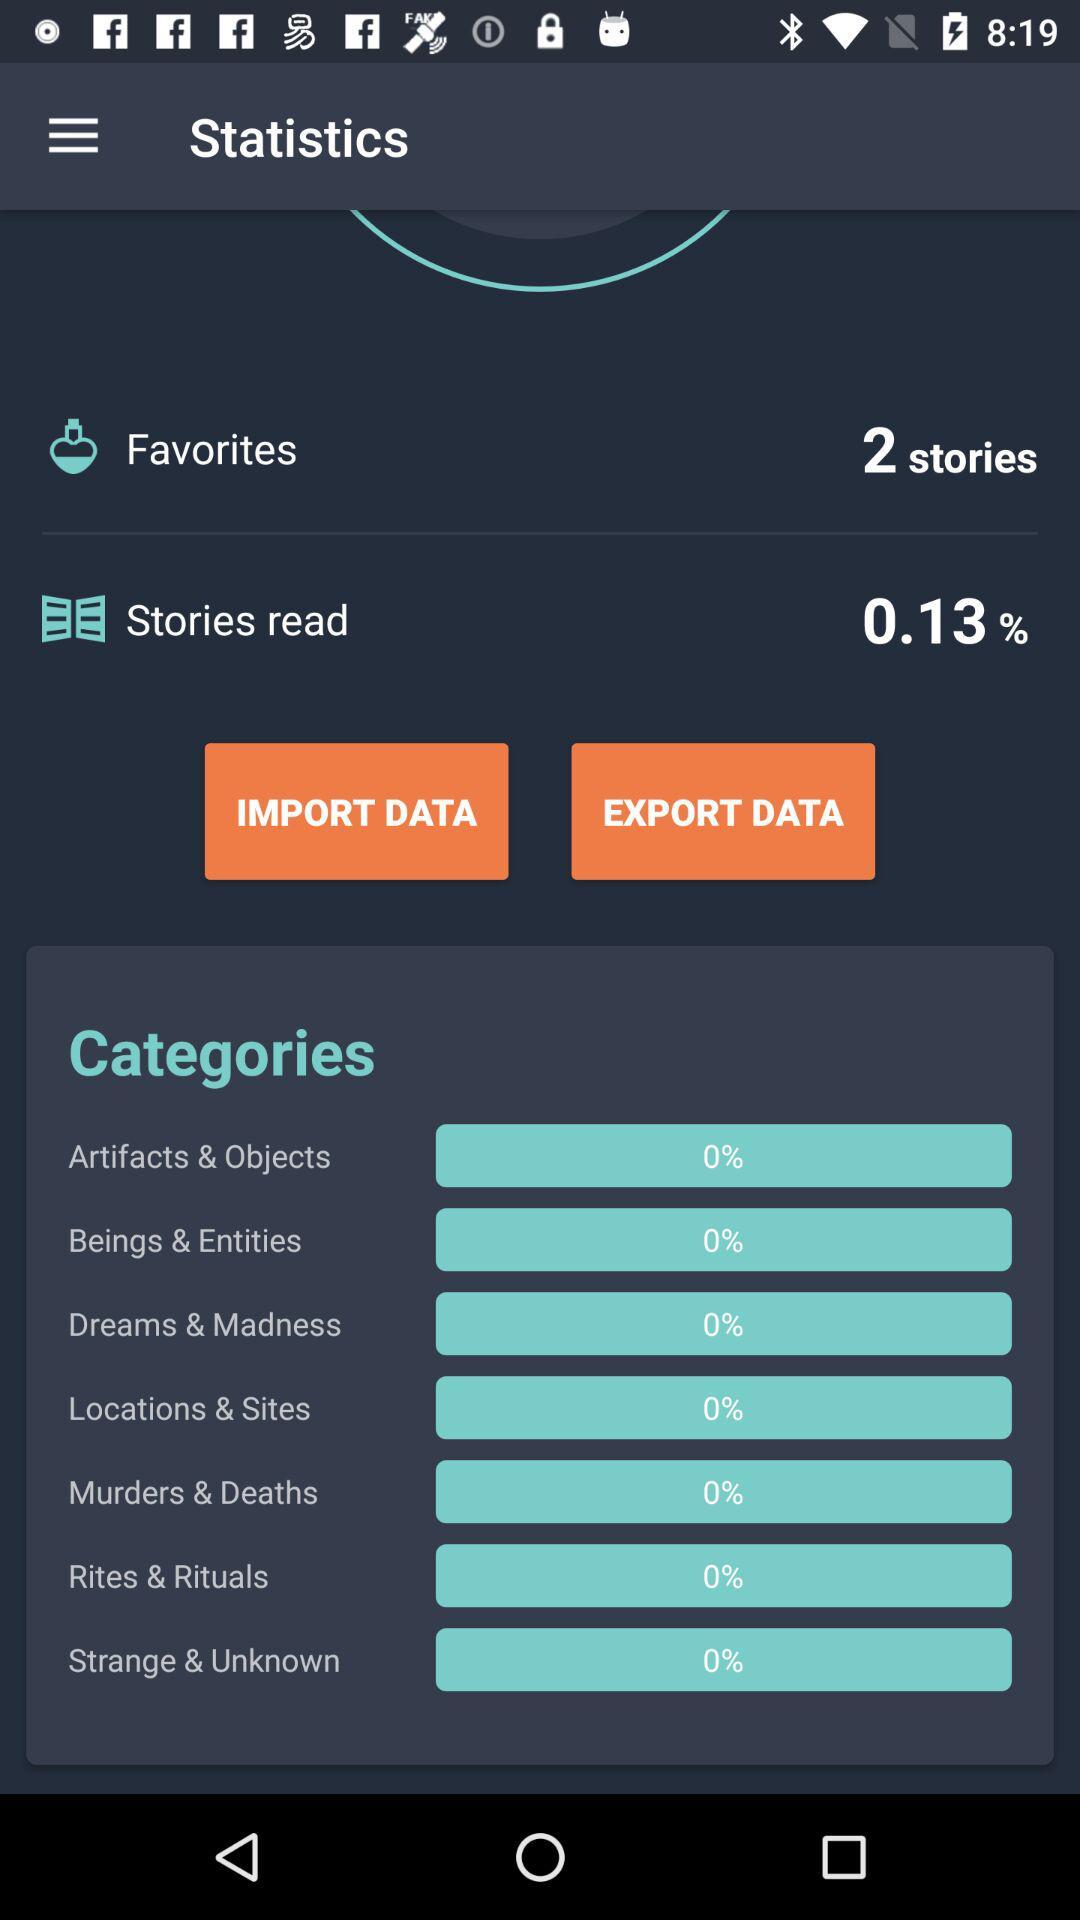  Describe the element at coordinates (355, 811) in the screenshot. I see `the item above categories` at that location.